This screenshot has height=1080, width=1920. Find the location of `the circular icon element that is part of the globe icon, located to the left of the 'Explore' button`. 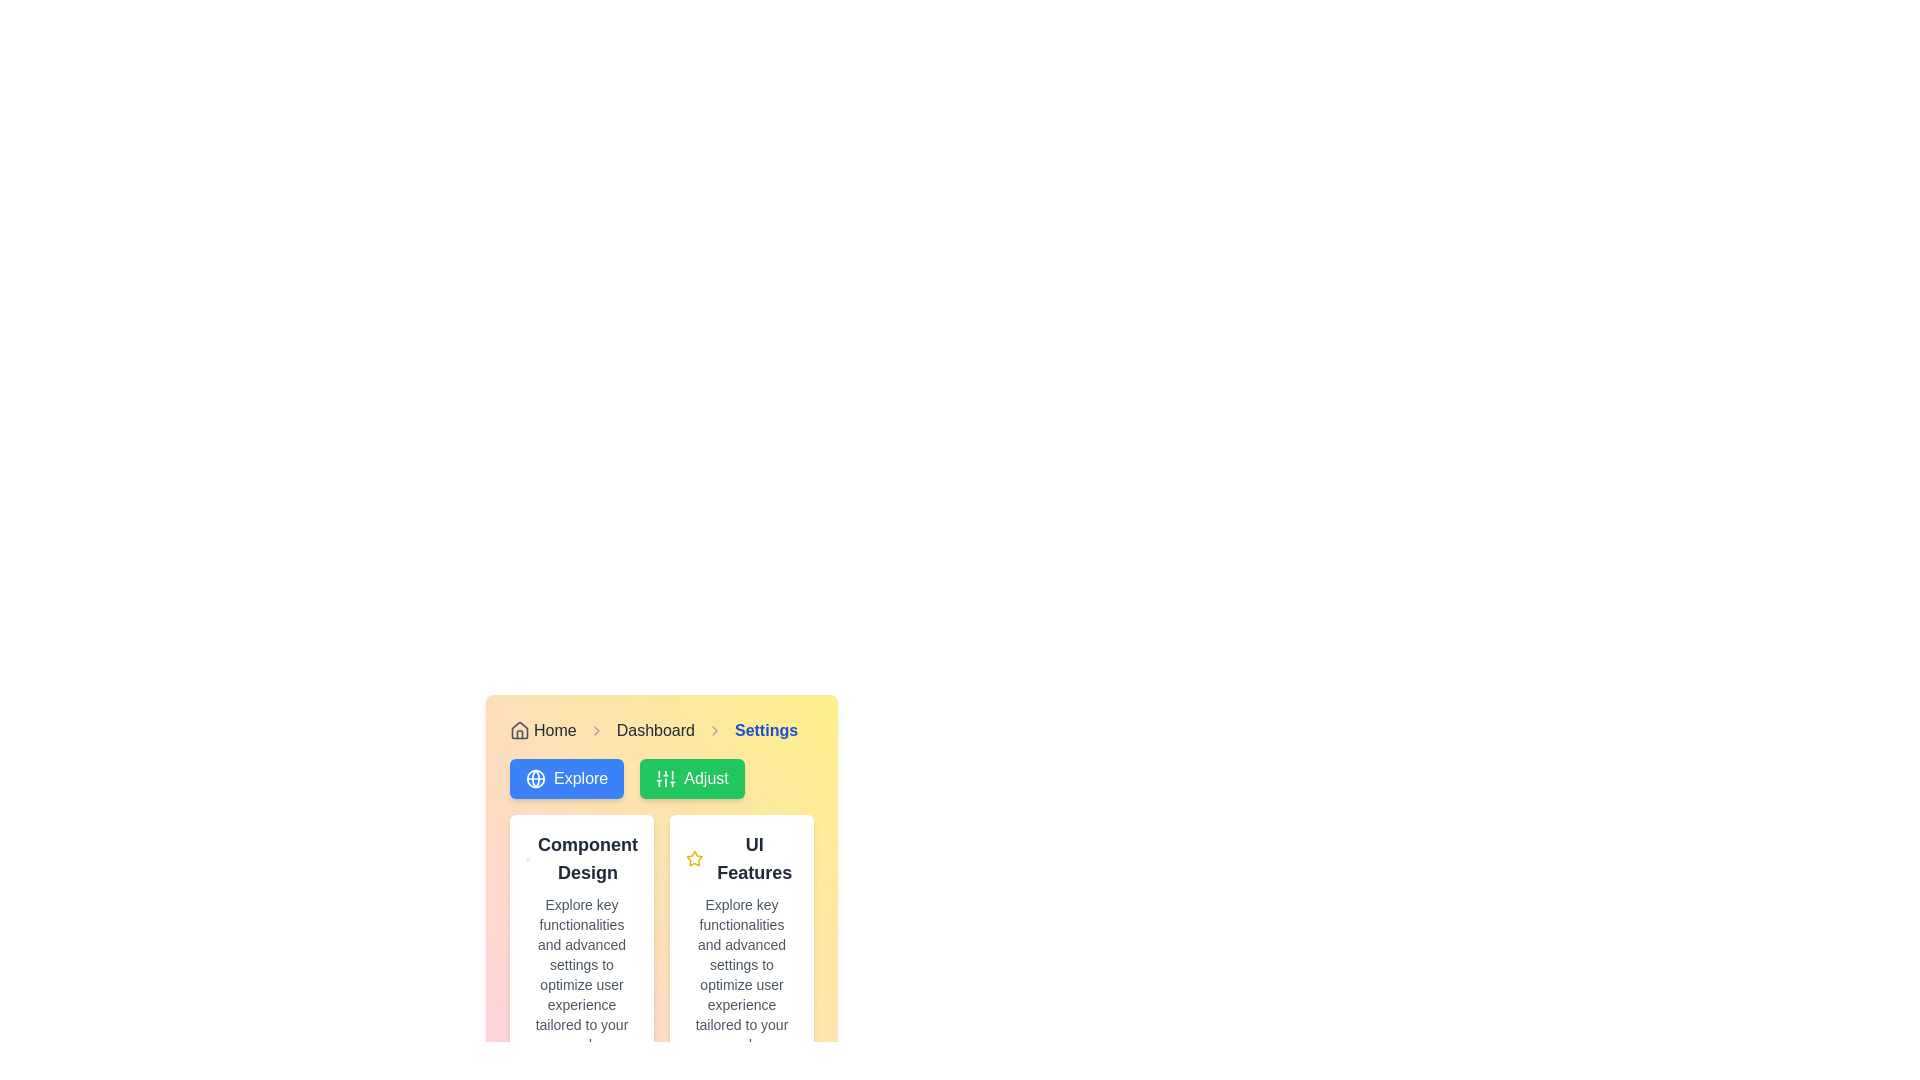

the circular icon element that is part of the globe icon, located to the left of the 'Explore' button is located at coordinates (536, 778).